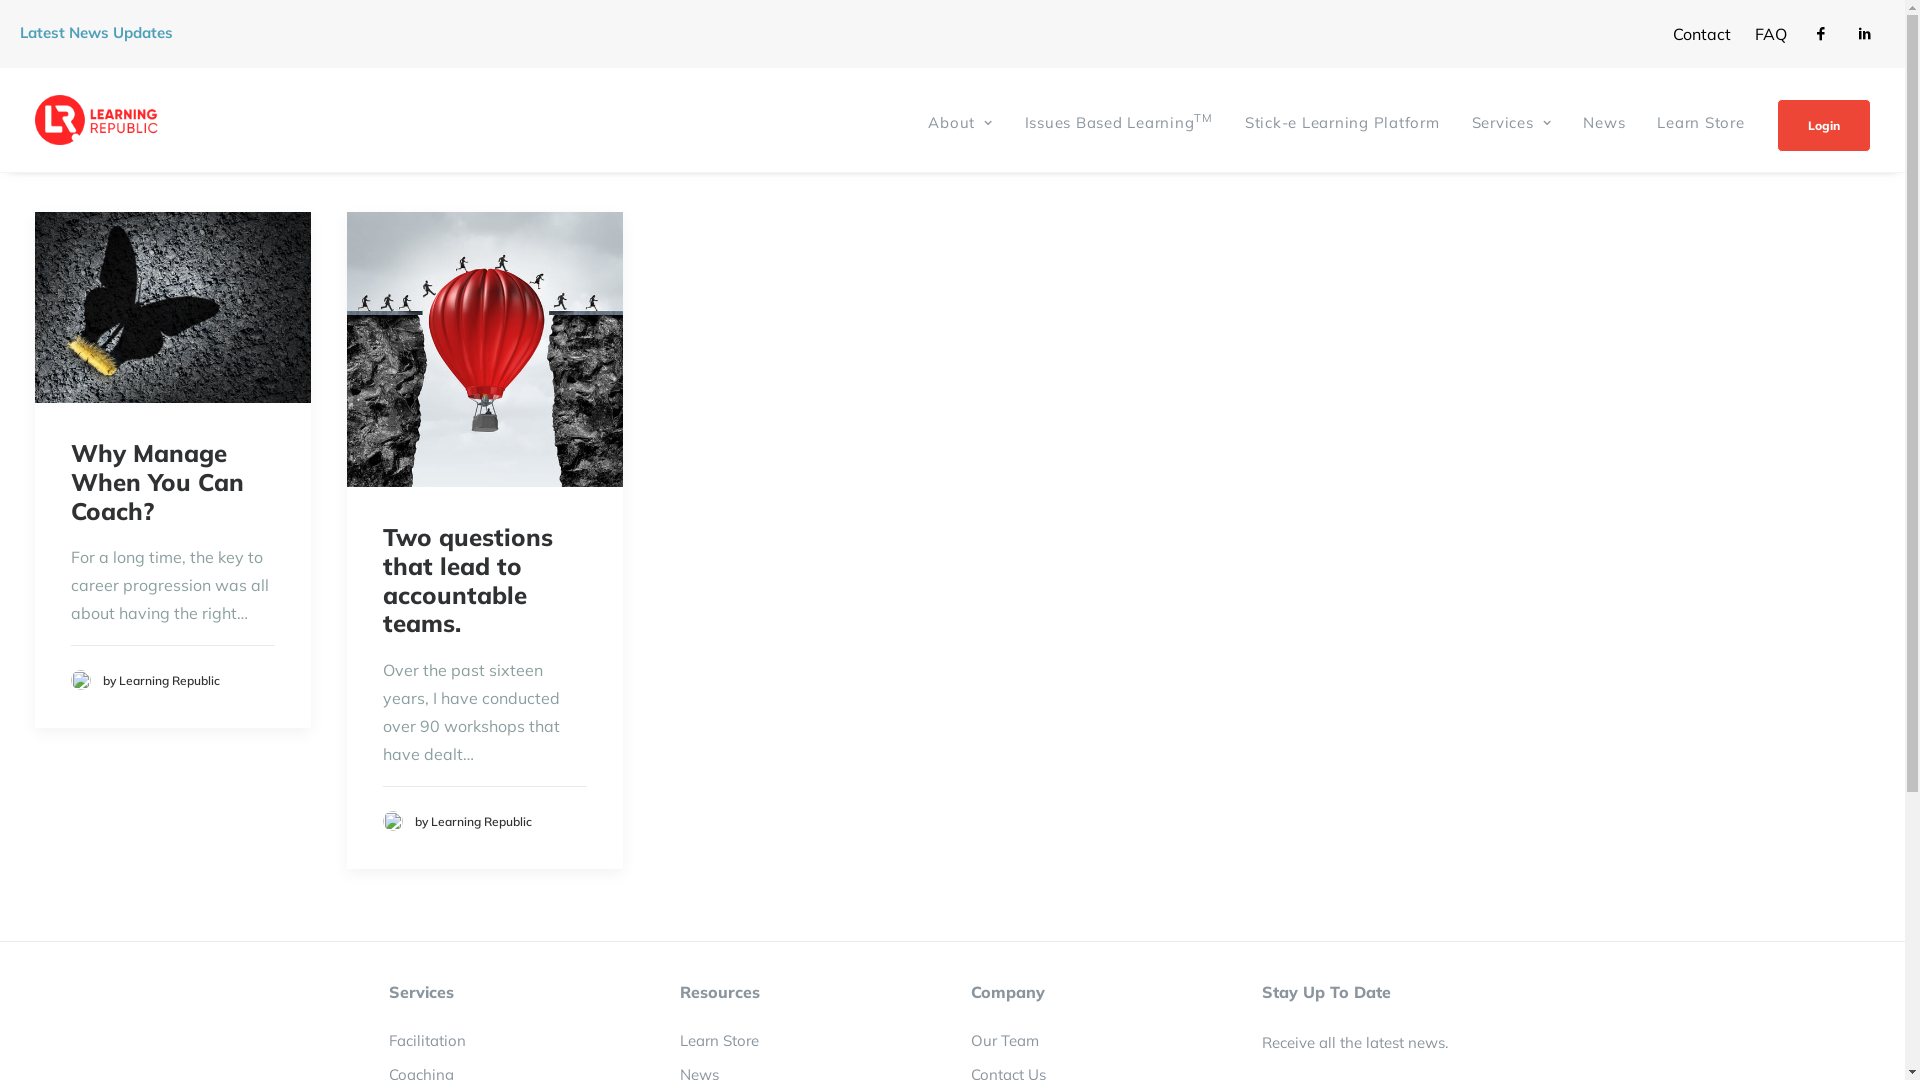 This screenshot has width=1920, height=1080. I want to click on 'Two questions that lead to accountable teams.', so click(465, 579).